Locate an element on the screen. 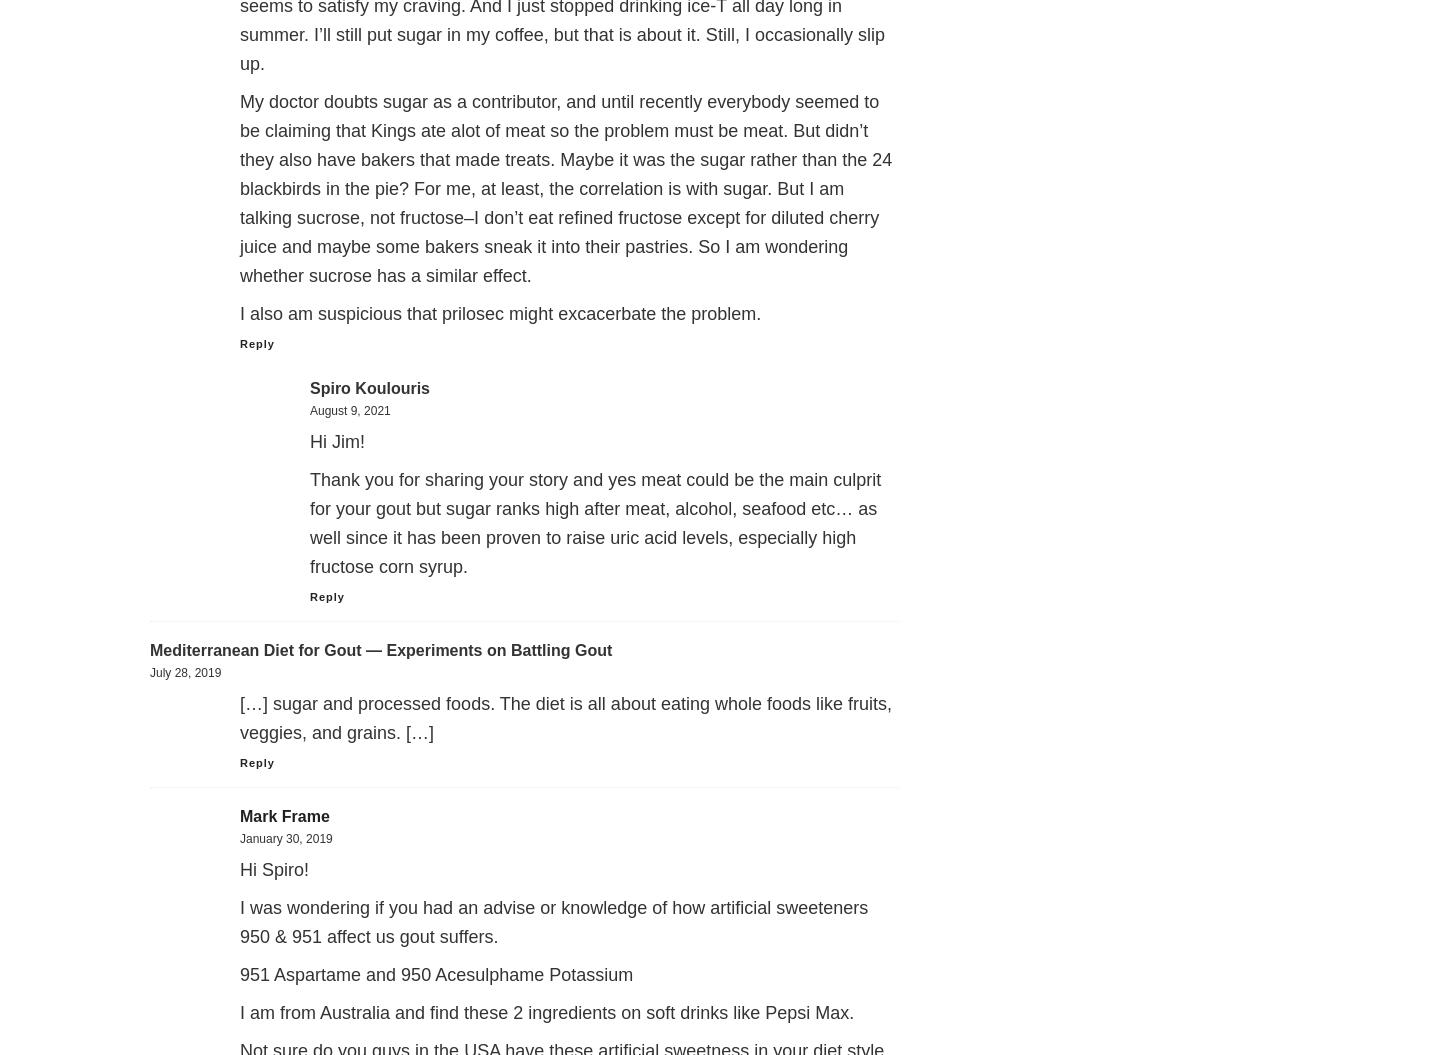 The width and height of the screenshot is (1440, 1055). 'I also am suspicious that prilosec might excacerbate the problem.' is located at coordinates (499, 312).